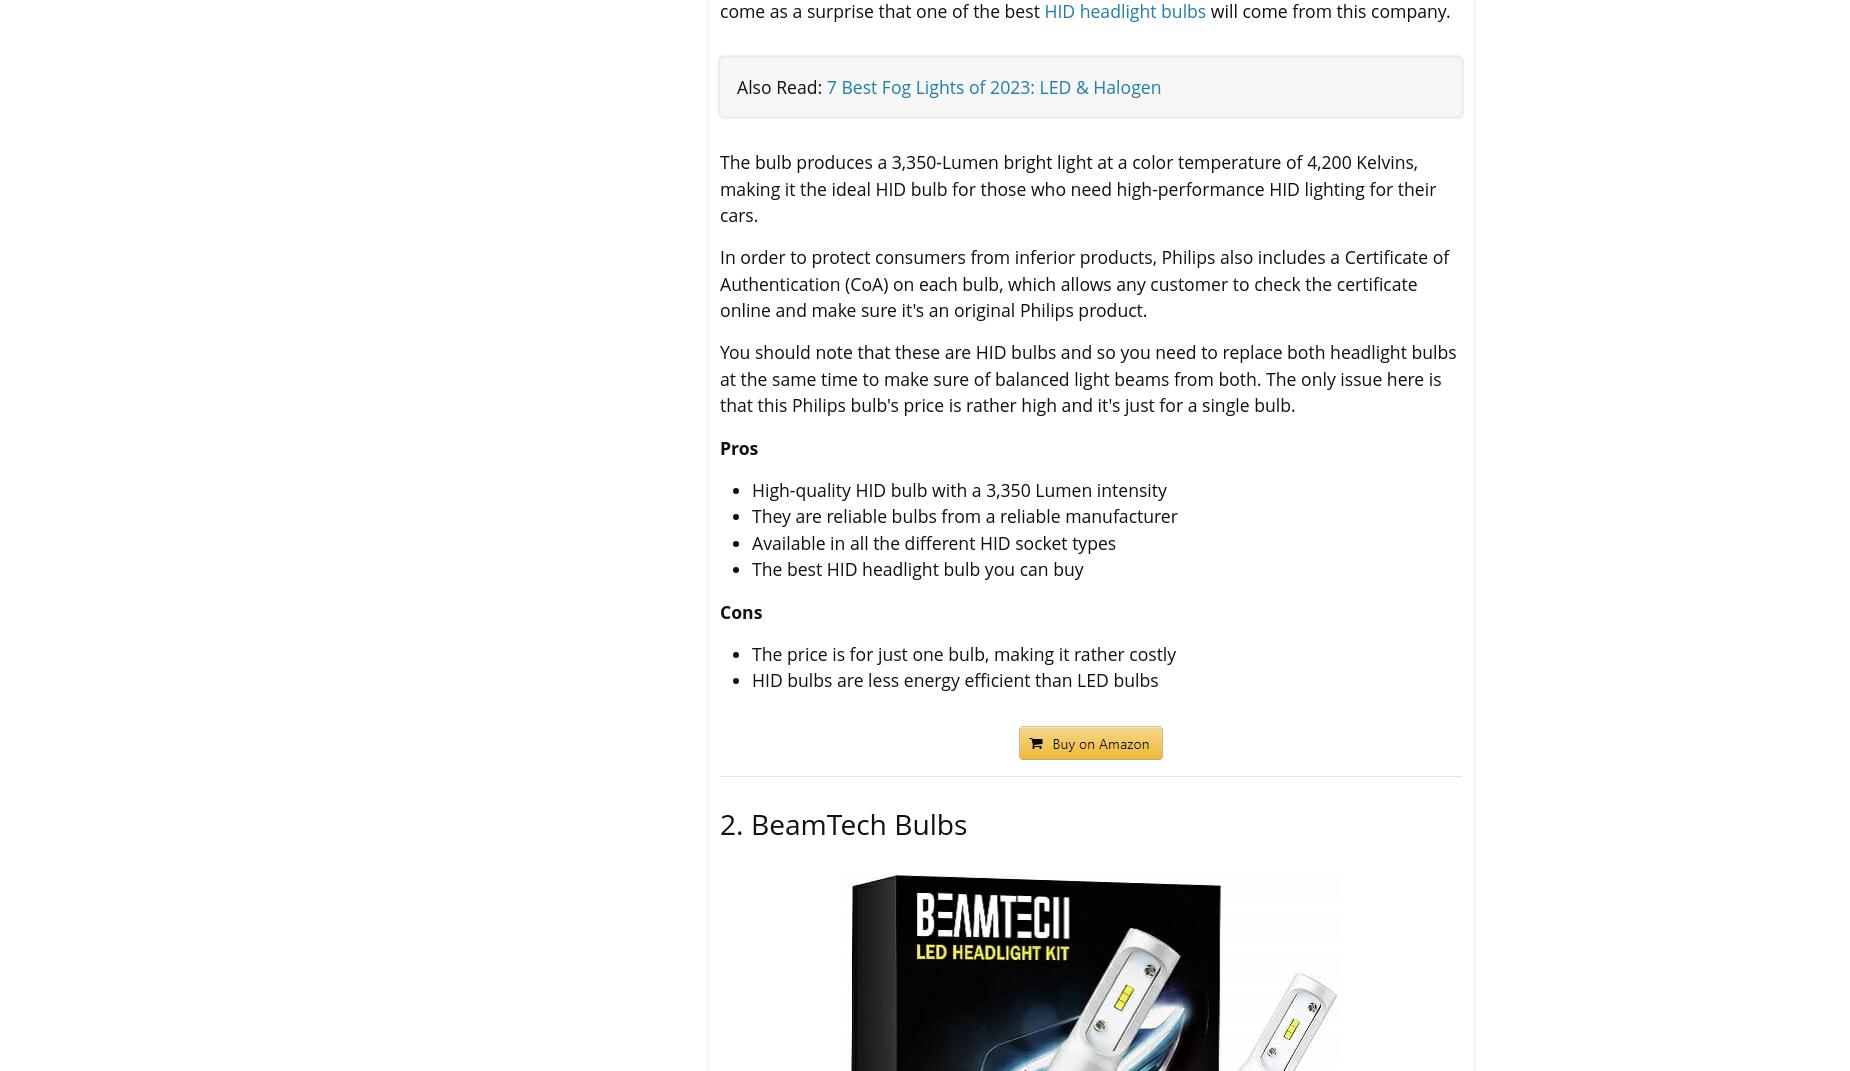 The image size is (1850, 1071). I want to click on '7 Best Fog Lights of 2023: LED & Halogen', so click(992, 86).